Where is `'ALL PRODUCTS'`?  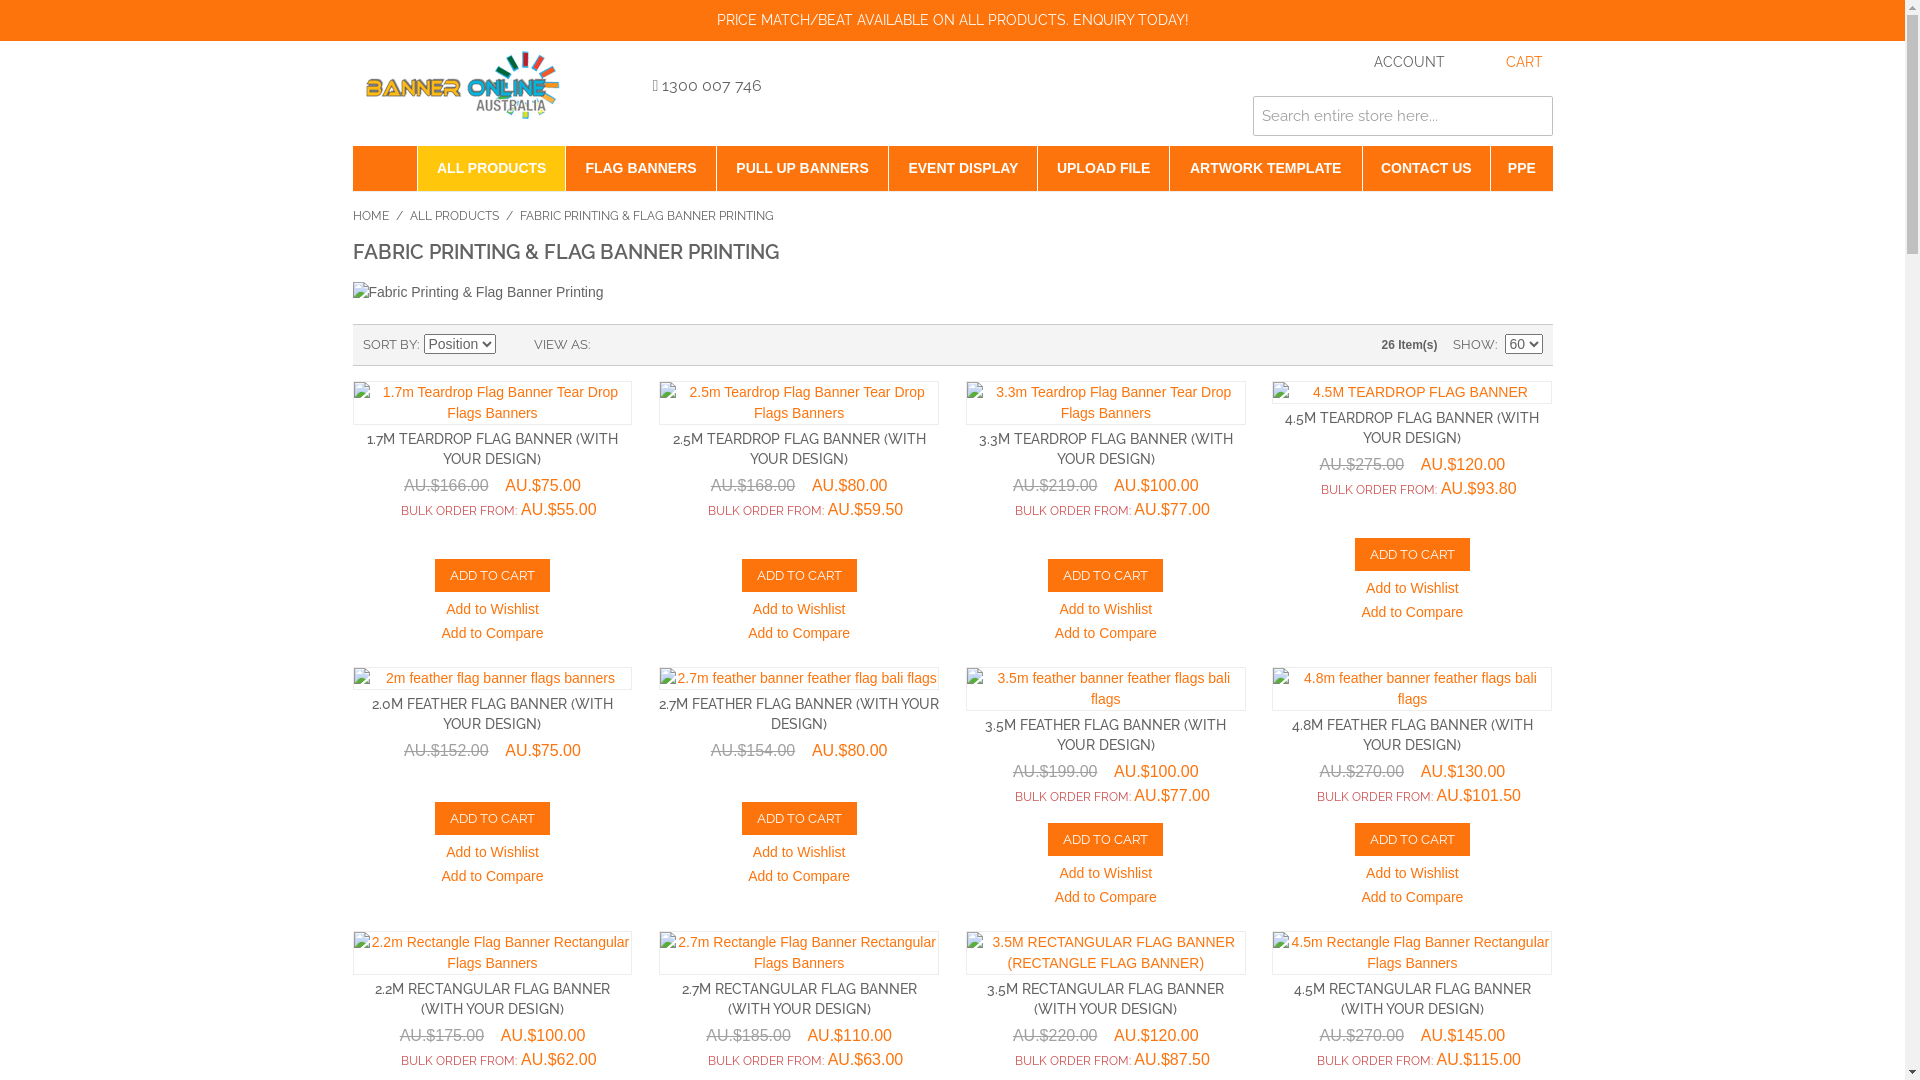 'ALL PRODUCTS' is located at coordinates (453, 216).